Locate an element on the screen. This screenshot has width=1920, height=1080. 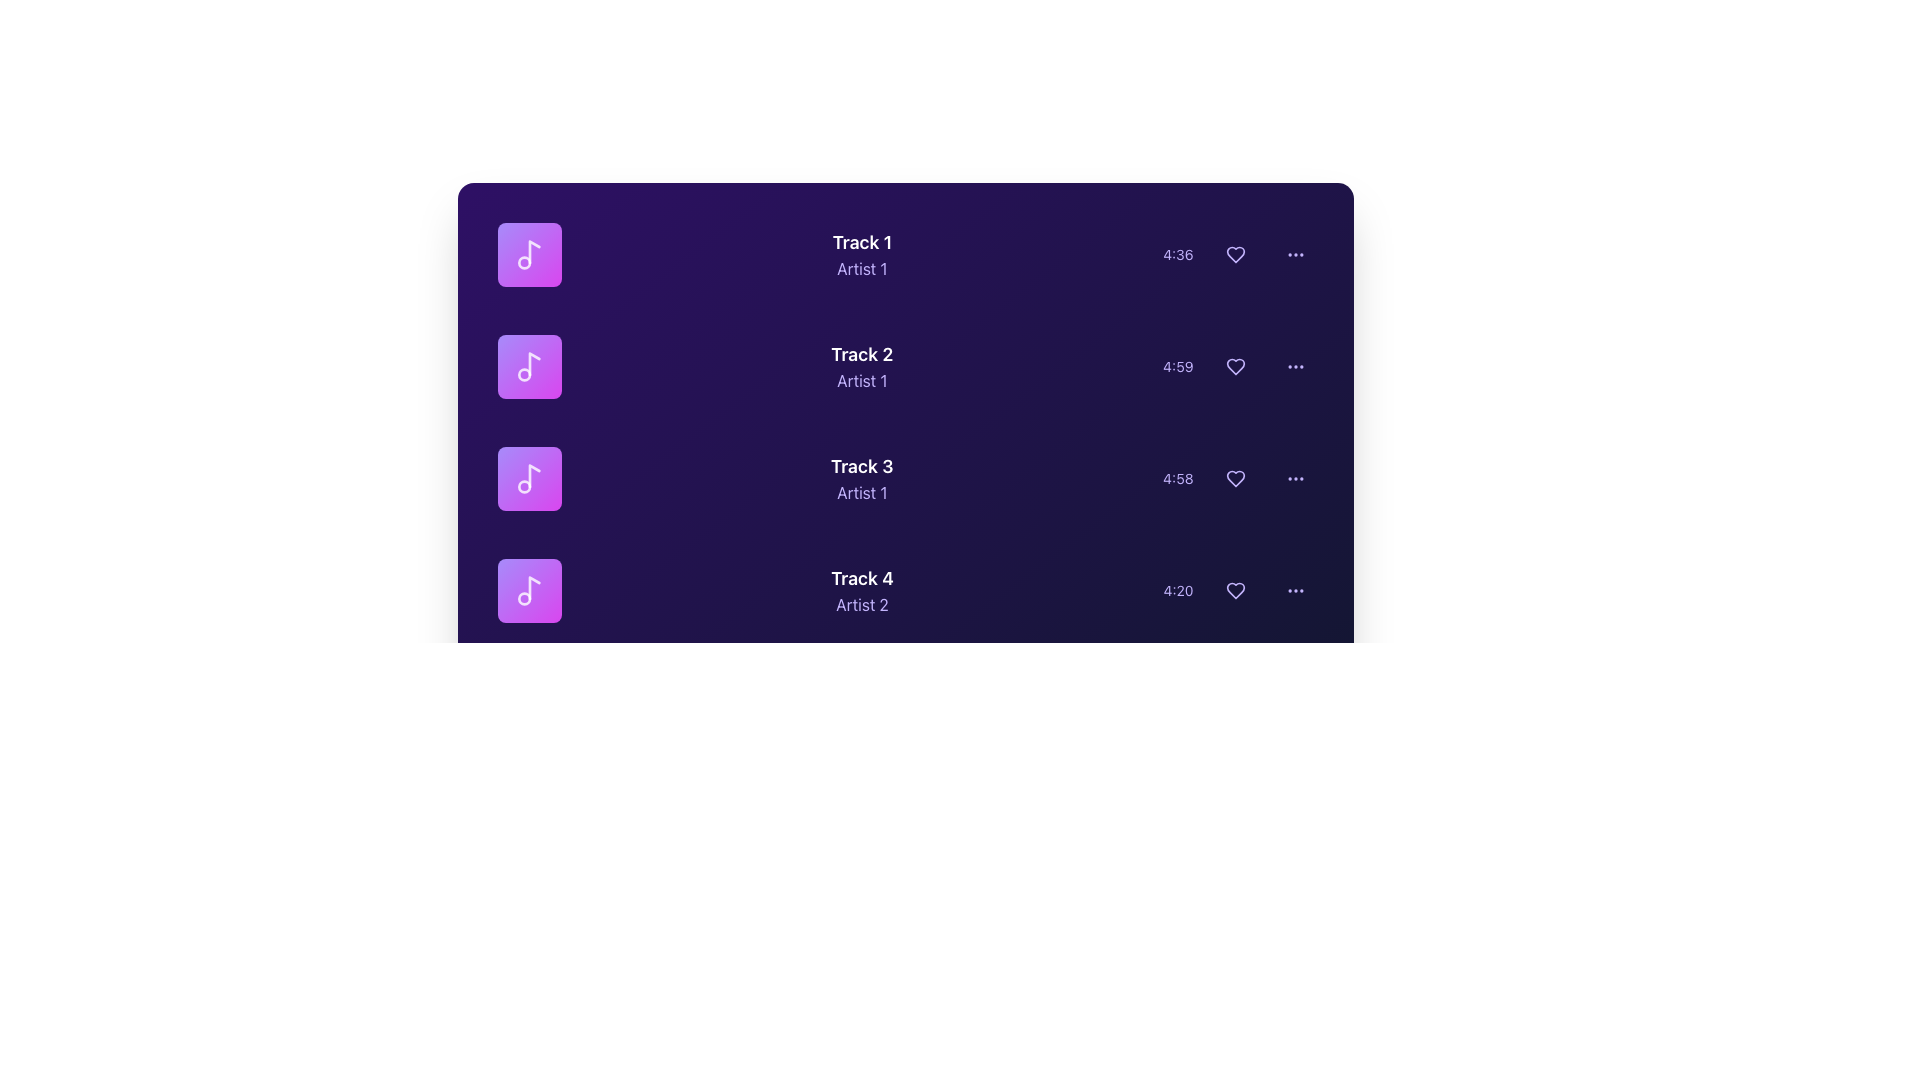
the text label displaying the time '4:36', which is styled in violet and located in the first row of the track list, adjacent to the track title and artist name is located at coordinates (1178, 253).